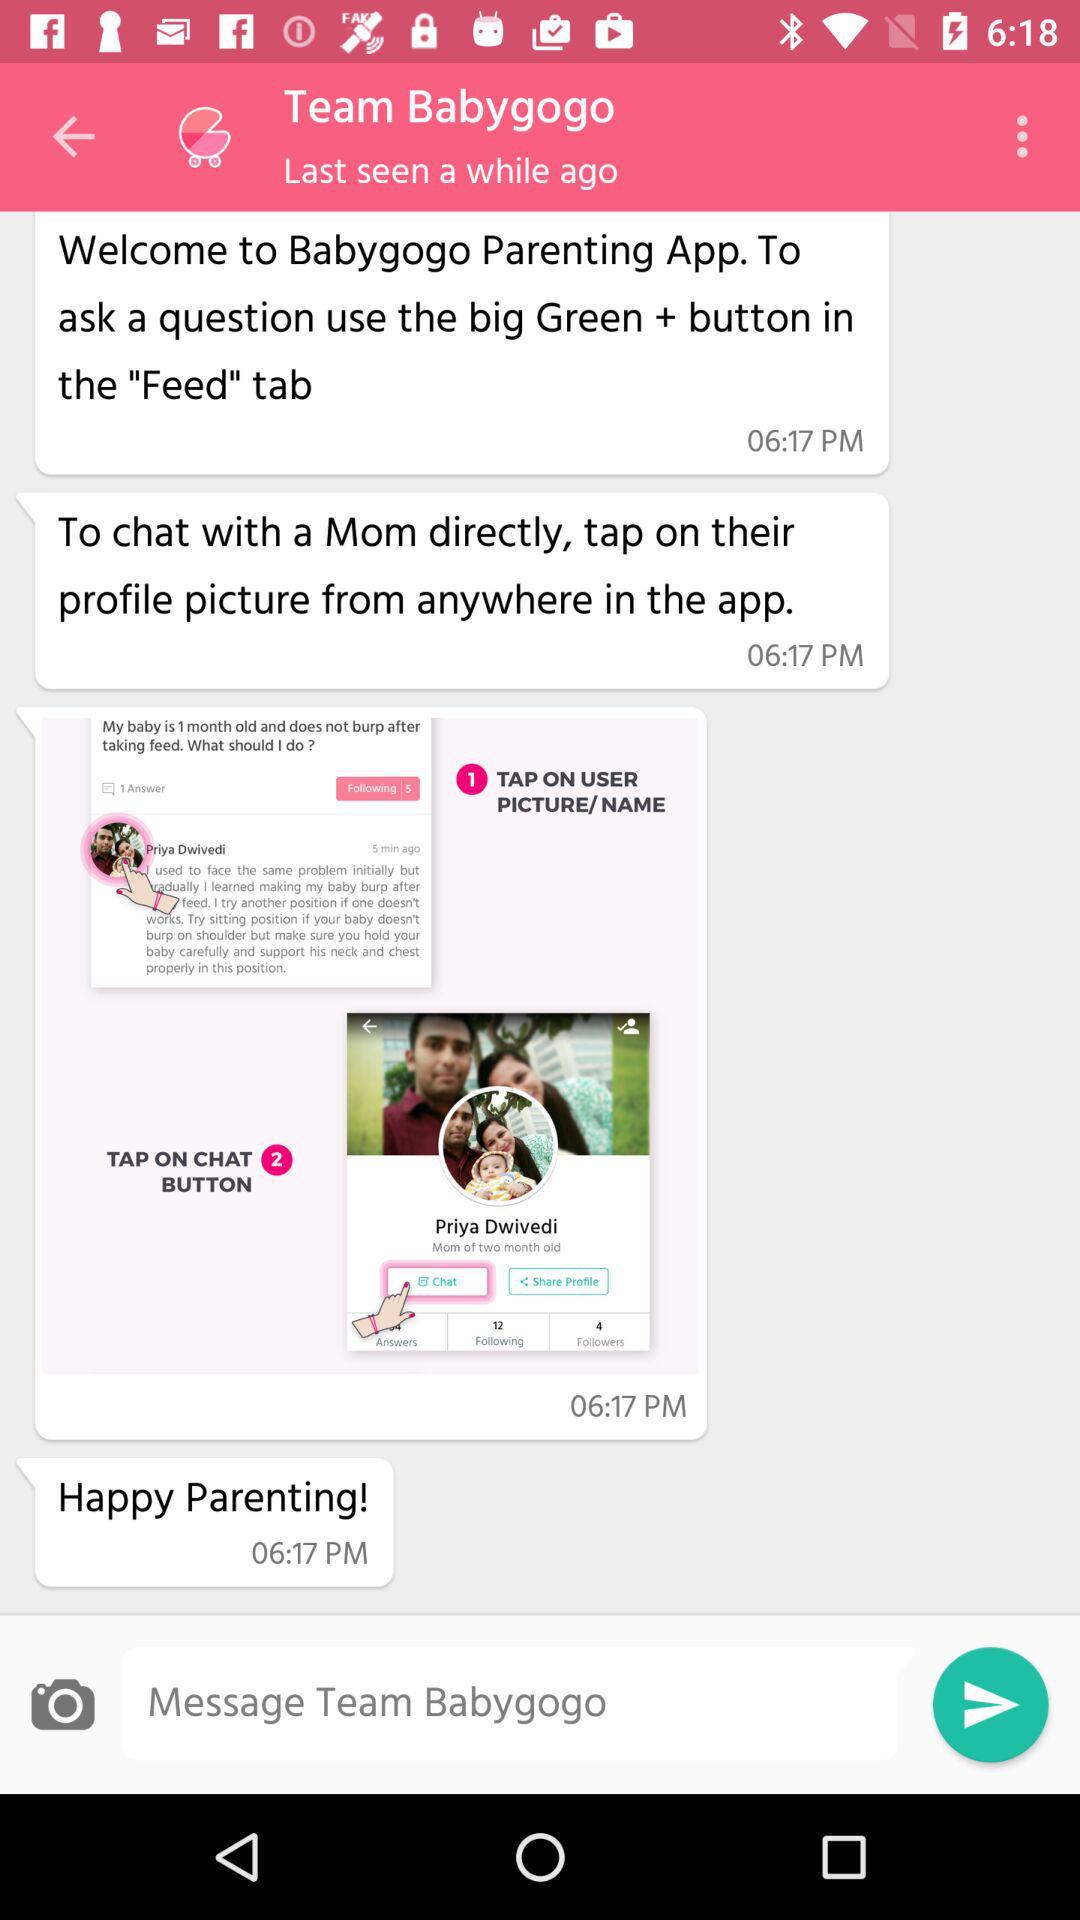 This screenshot has height=1920, width=1080. What do you see at coordinates (1027, 135) in the screenshot?
I see `the icon next to the hi app crawler item` at bounding box center [1027, 135].